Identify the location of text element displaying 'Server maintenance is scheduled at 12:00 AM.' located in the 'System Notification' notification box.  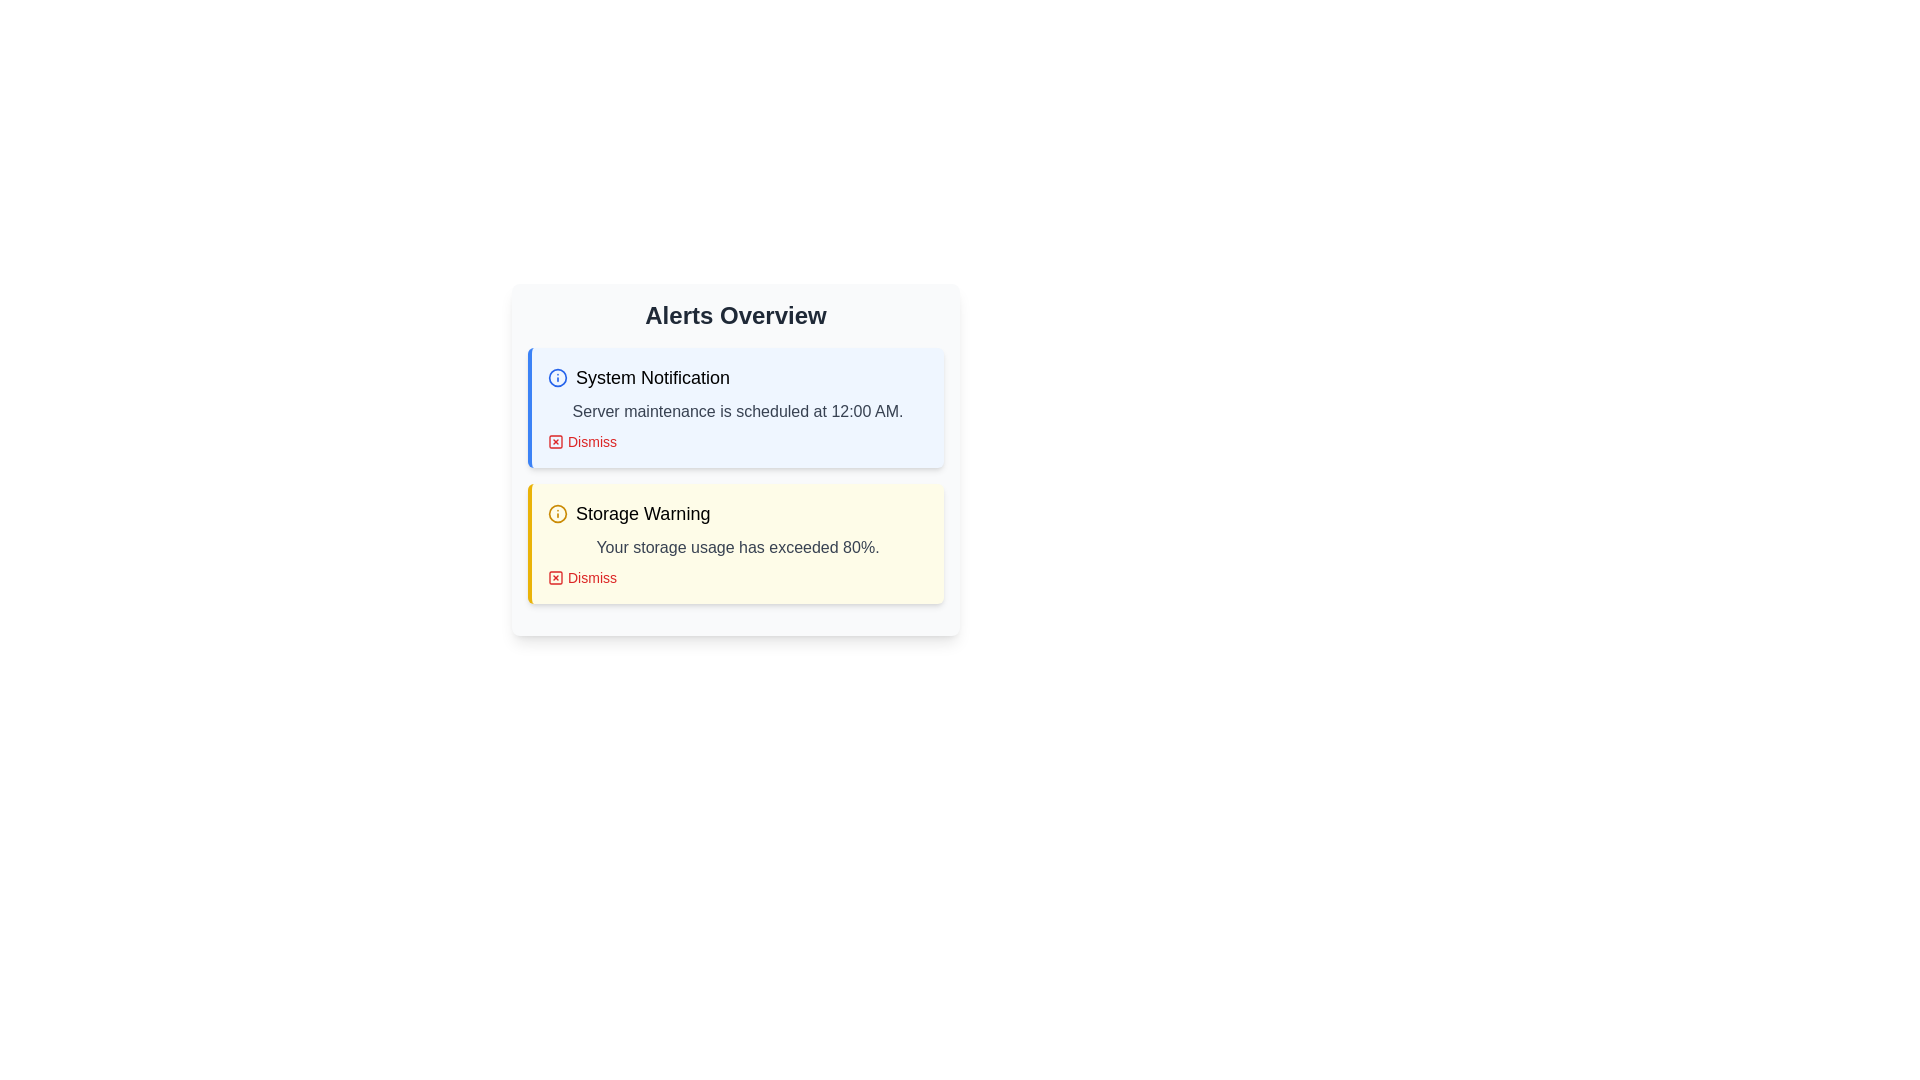
(737, 411).